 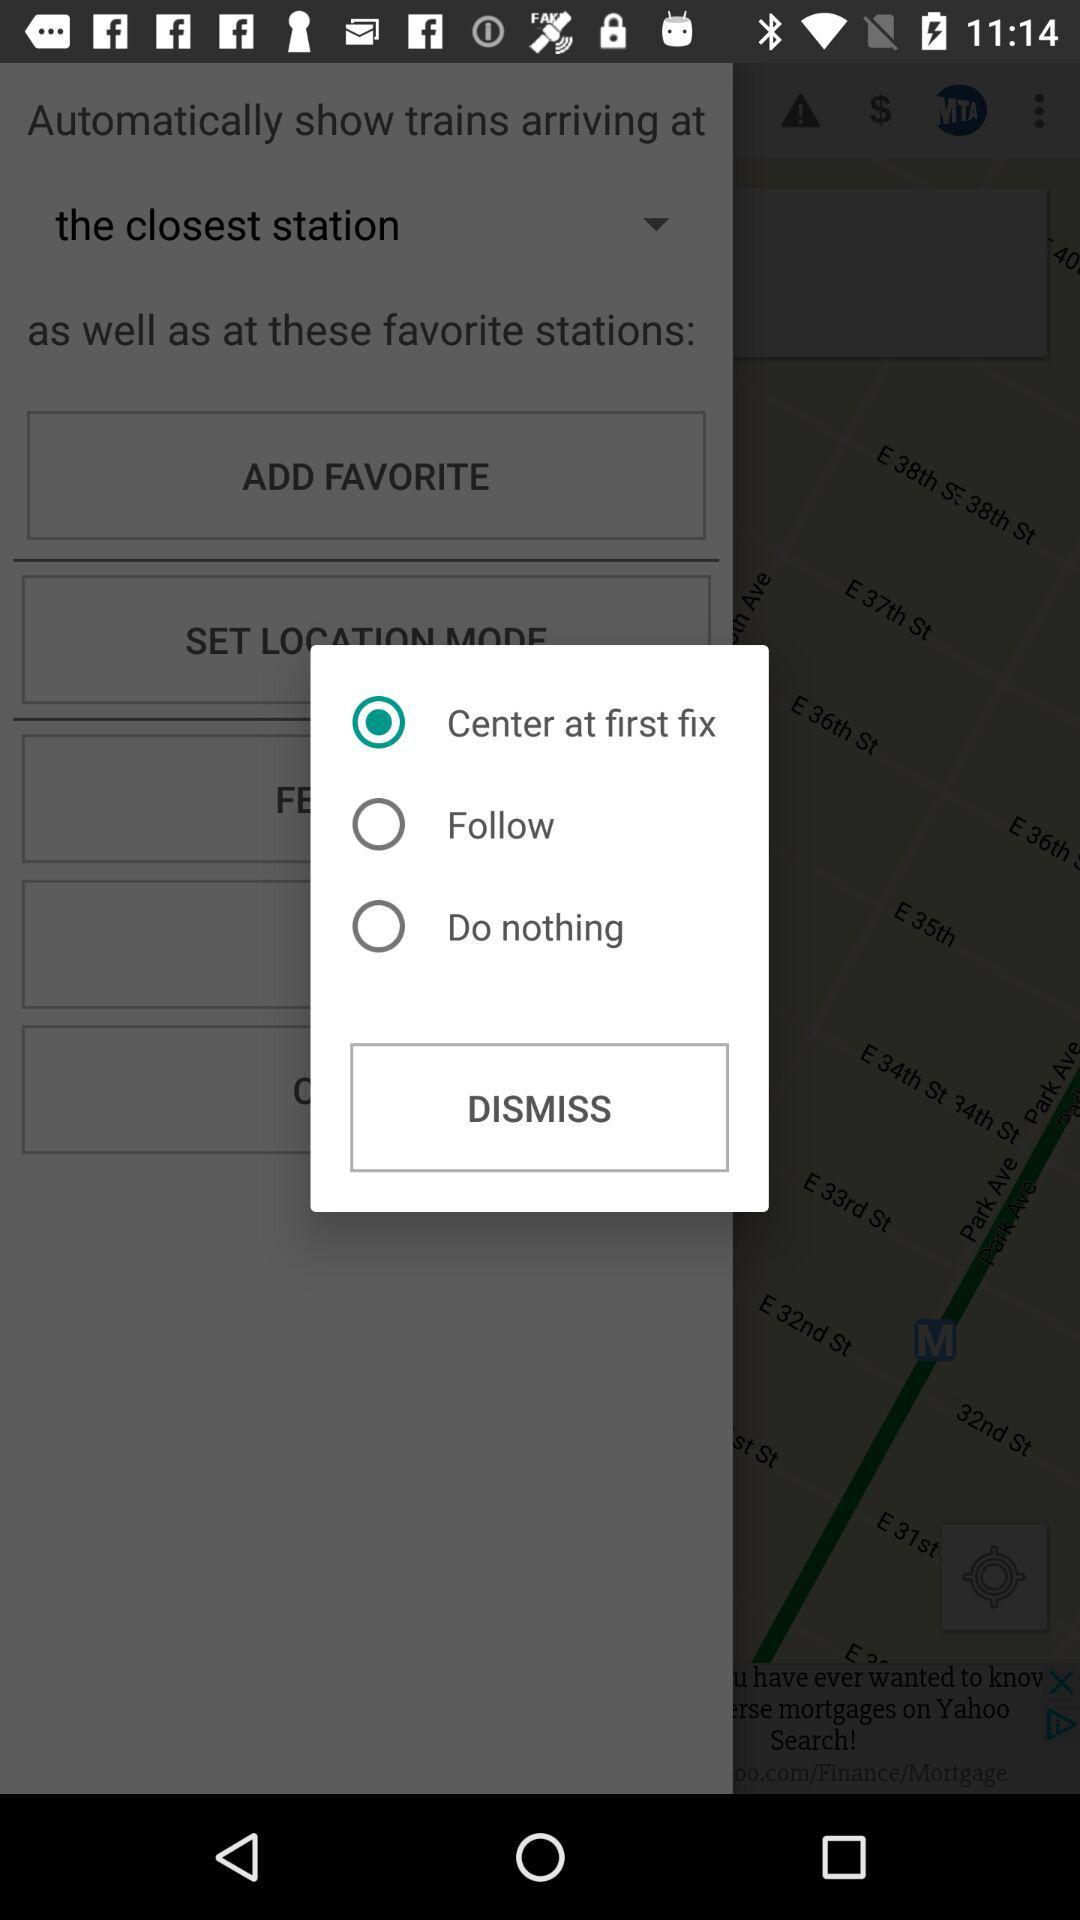 What do you see at coordinates (493, 925) in the screenshot?
I see `the radio button below the follow` at bounding box center [493, 925].